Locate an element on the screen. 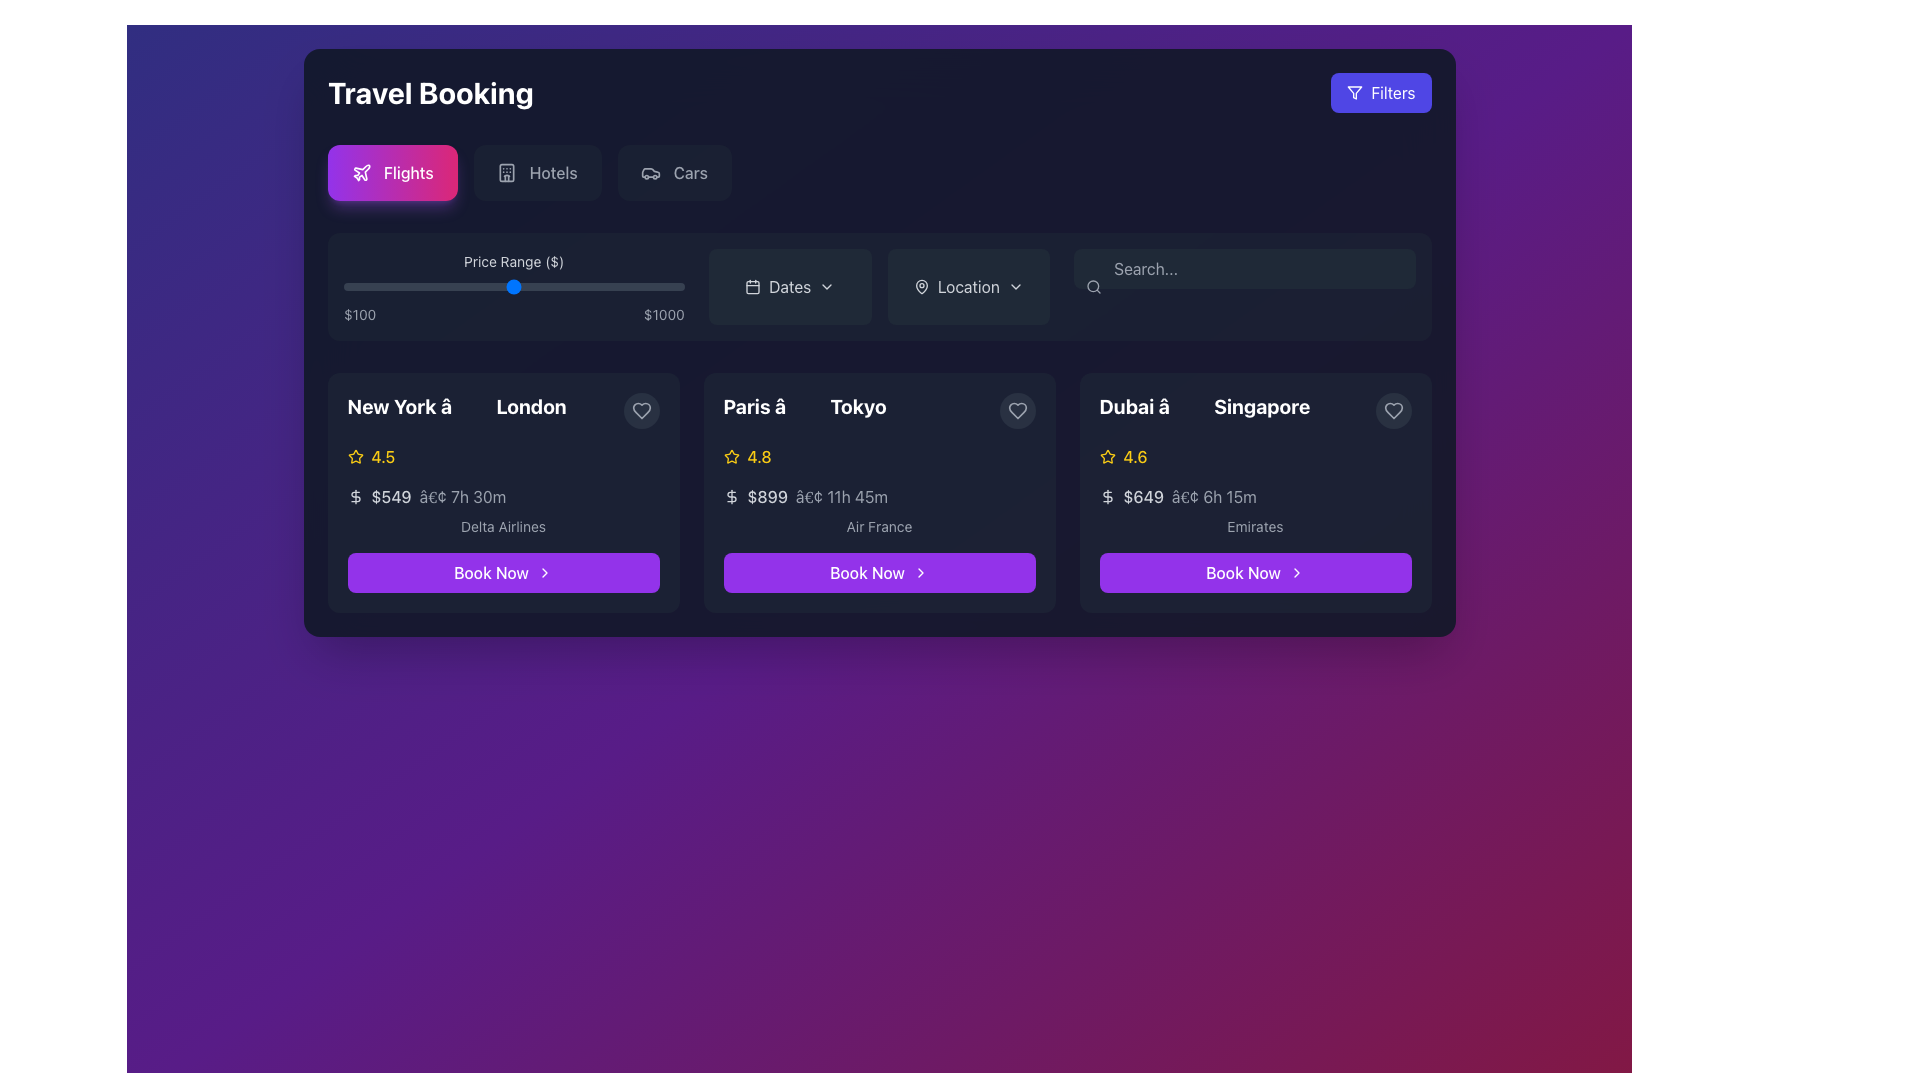  the price range is located at coordinates (634, 286).